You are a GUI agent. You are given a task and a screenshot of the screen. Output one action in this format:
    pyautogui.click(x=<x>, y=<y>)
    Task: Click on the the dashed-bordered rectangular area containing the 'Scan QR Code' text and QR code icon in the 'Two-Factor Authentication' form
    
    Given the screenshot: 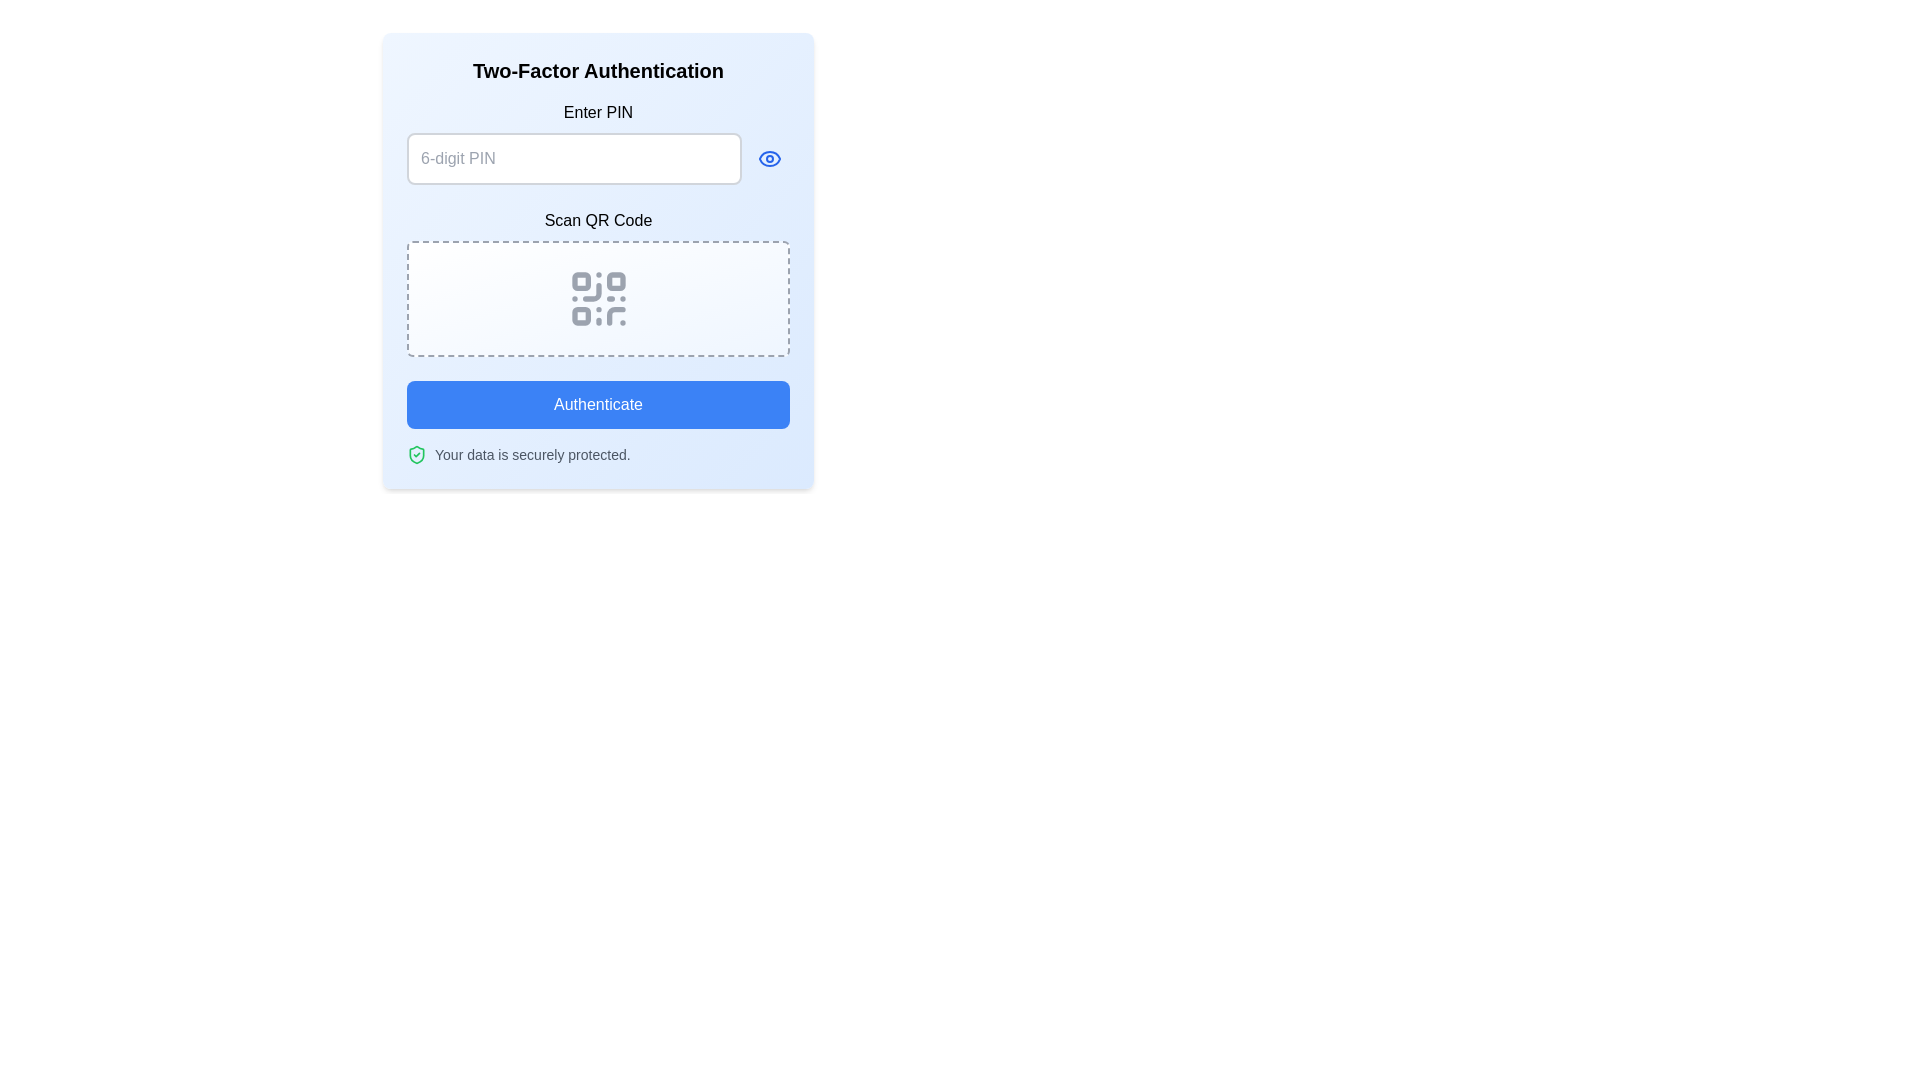 What is the action you would take?
    pyautogui.click(x=597, y=282)
    